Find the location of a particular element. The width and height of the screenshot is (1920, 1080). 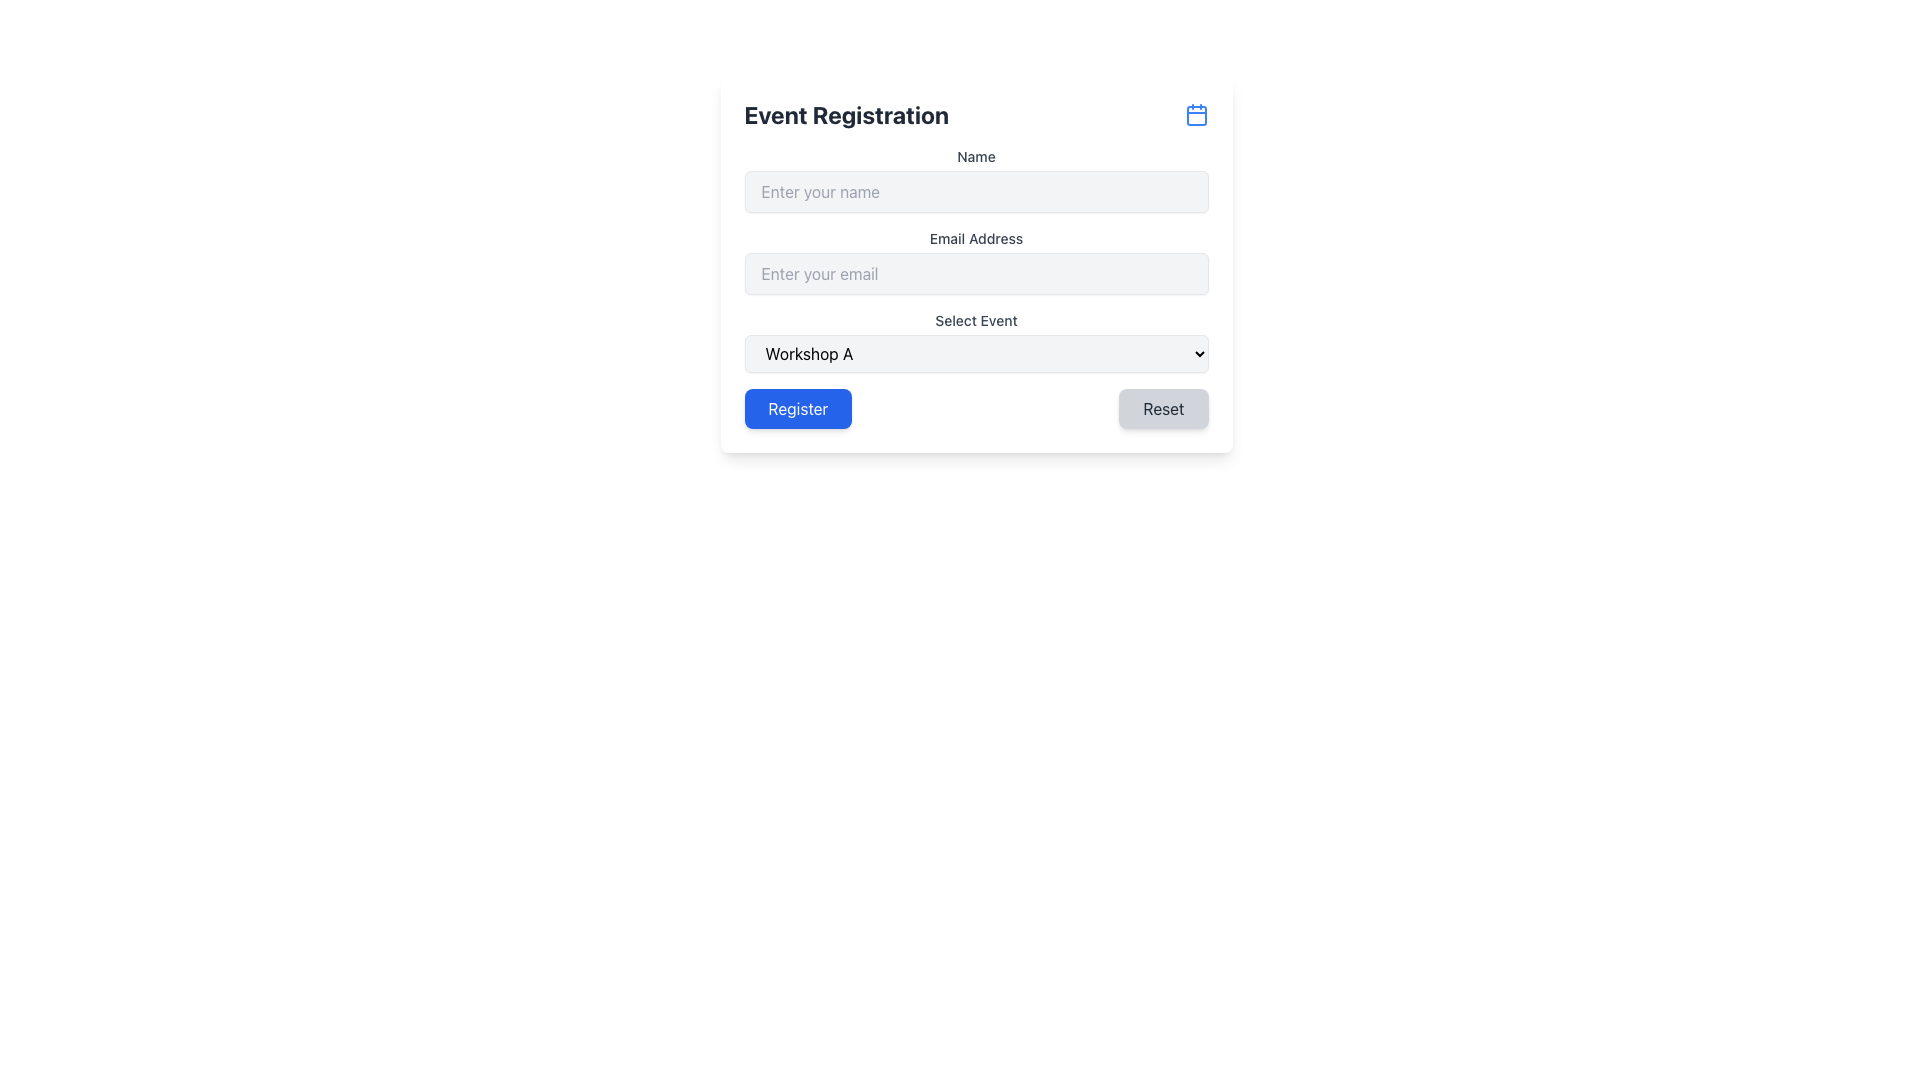

the small rectangle with rounded corners inside the calendar icon located at the top-right corner of the form card is located at coordinates (1196, 115).